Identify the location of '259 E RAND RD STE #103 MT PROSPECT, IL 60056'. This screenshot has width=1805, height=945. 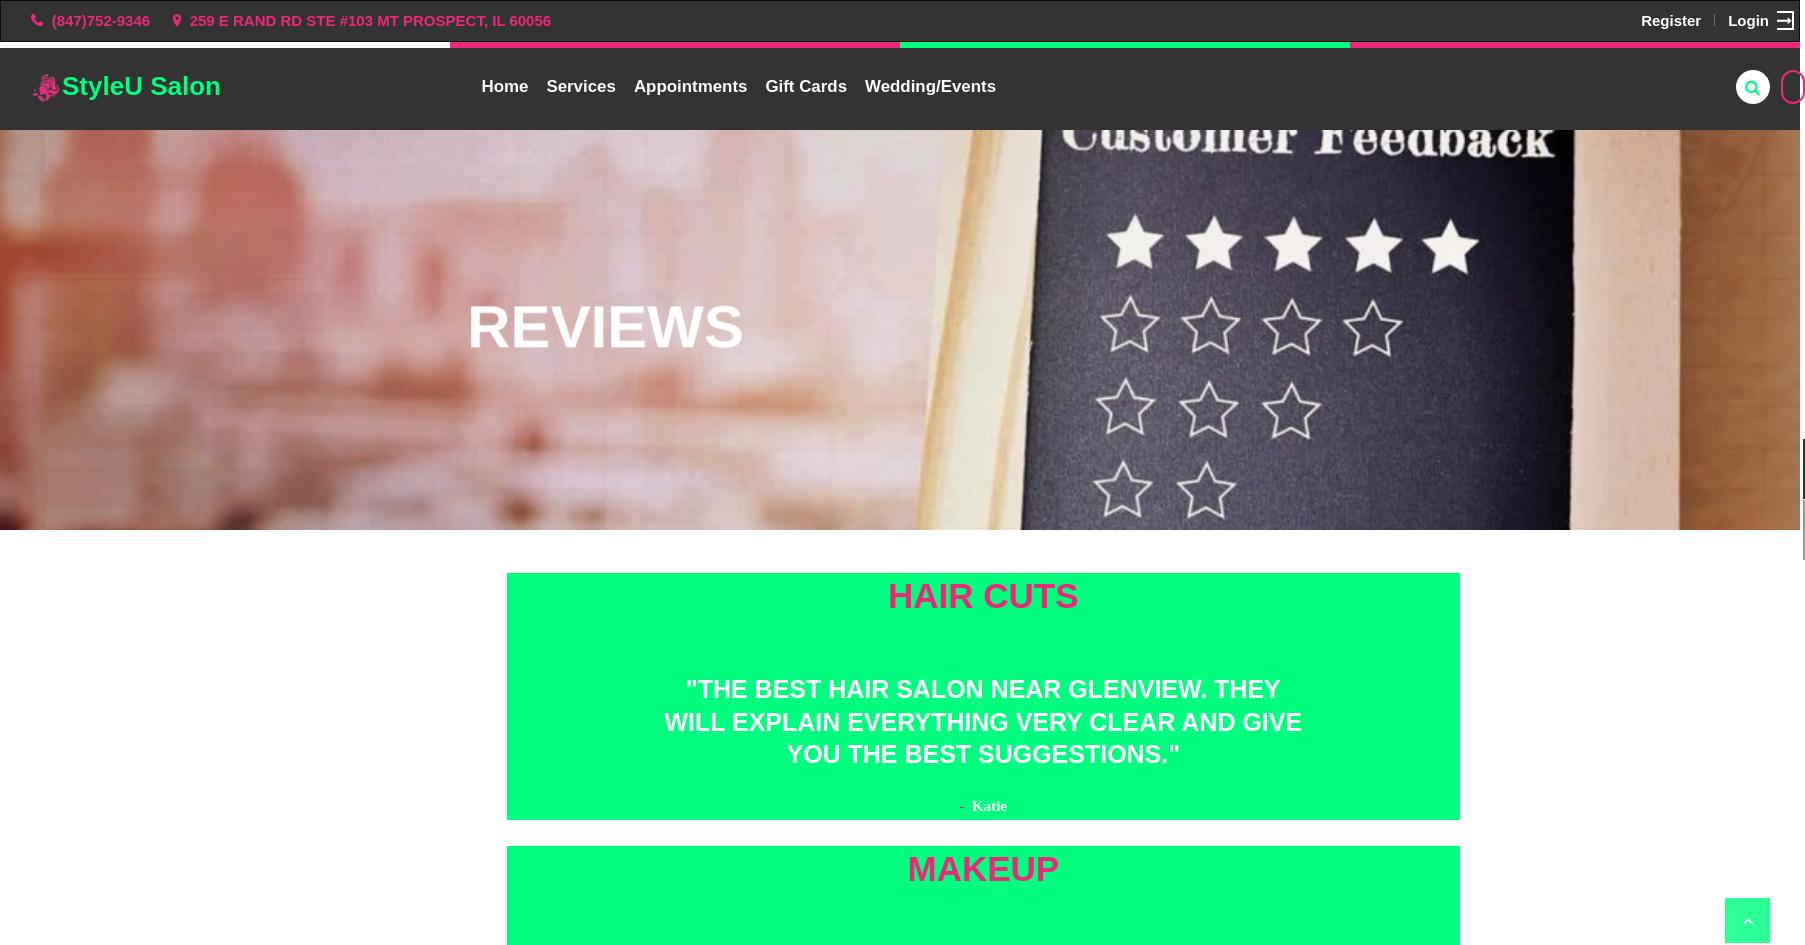
(187, 19).